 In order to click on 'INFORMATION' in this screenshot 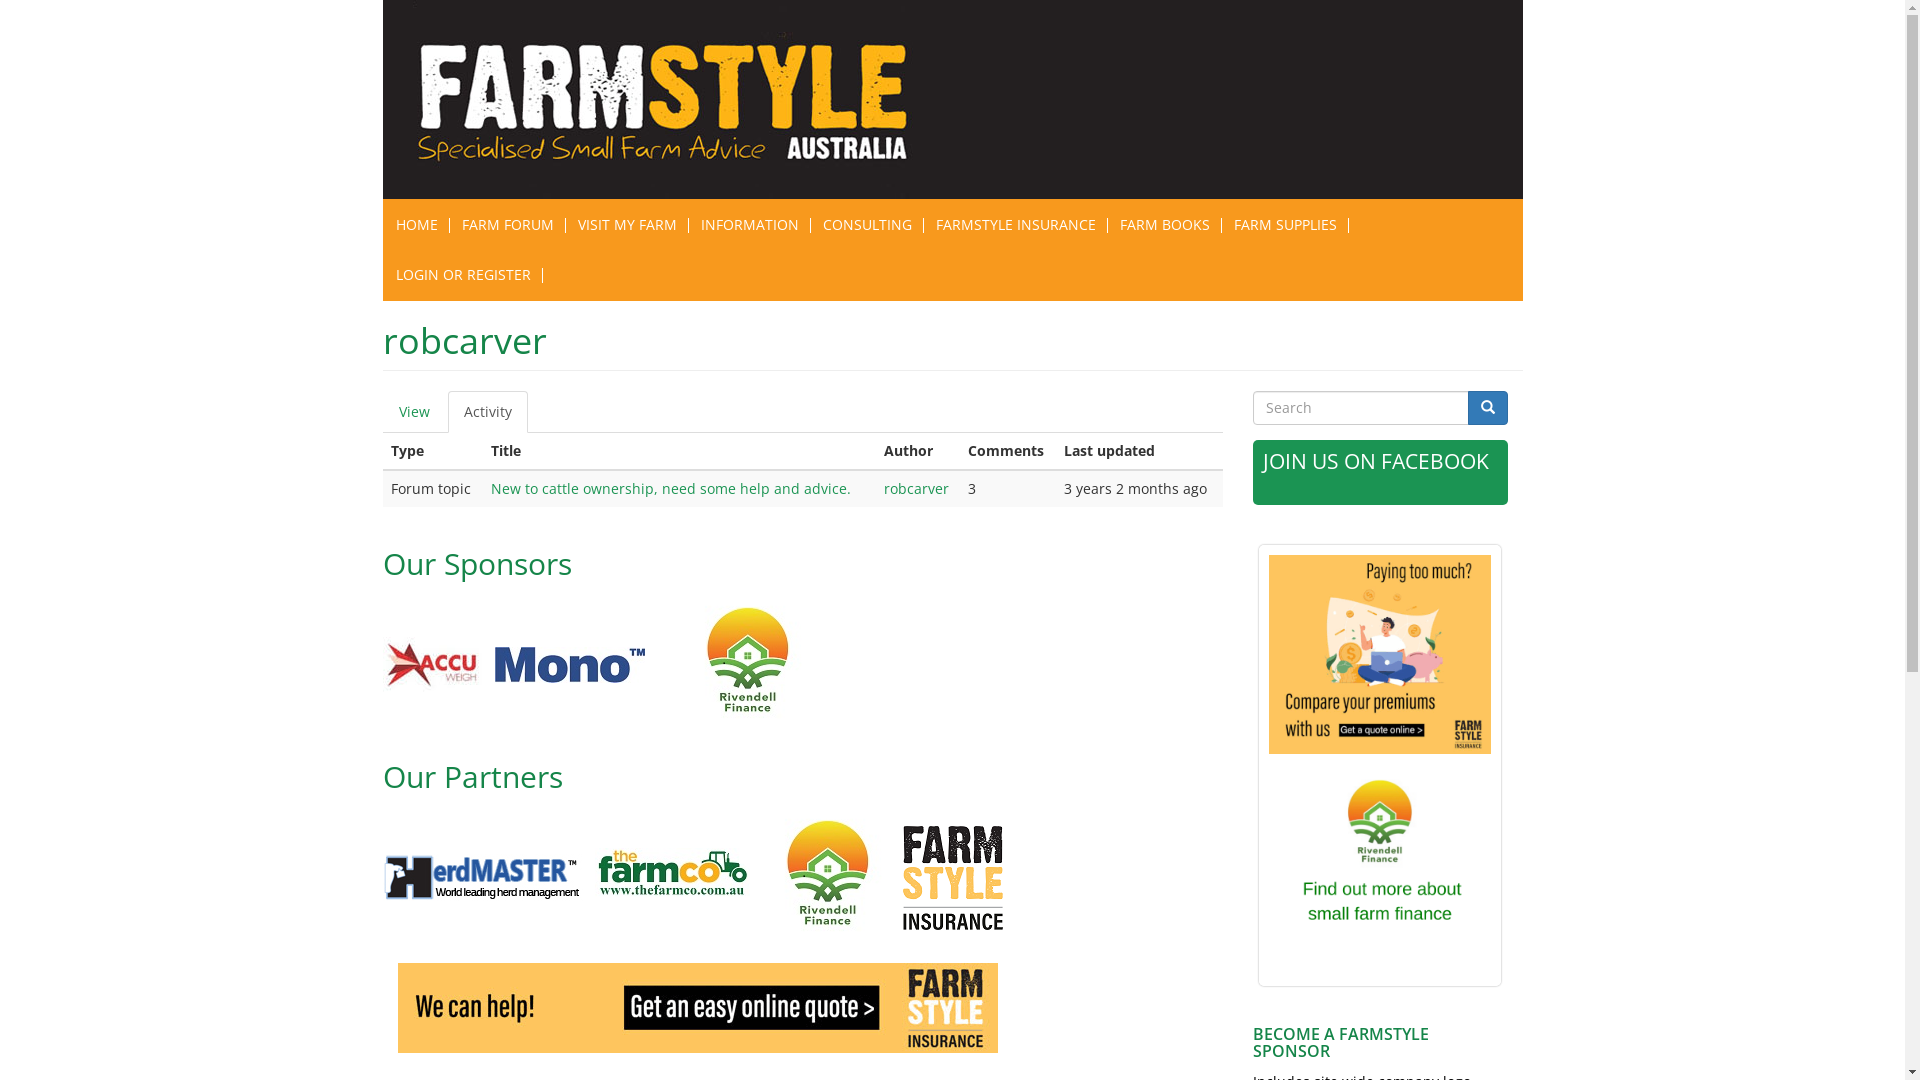, I will do `click(747, 224)`.